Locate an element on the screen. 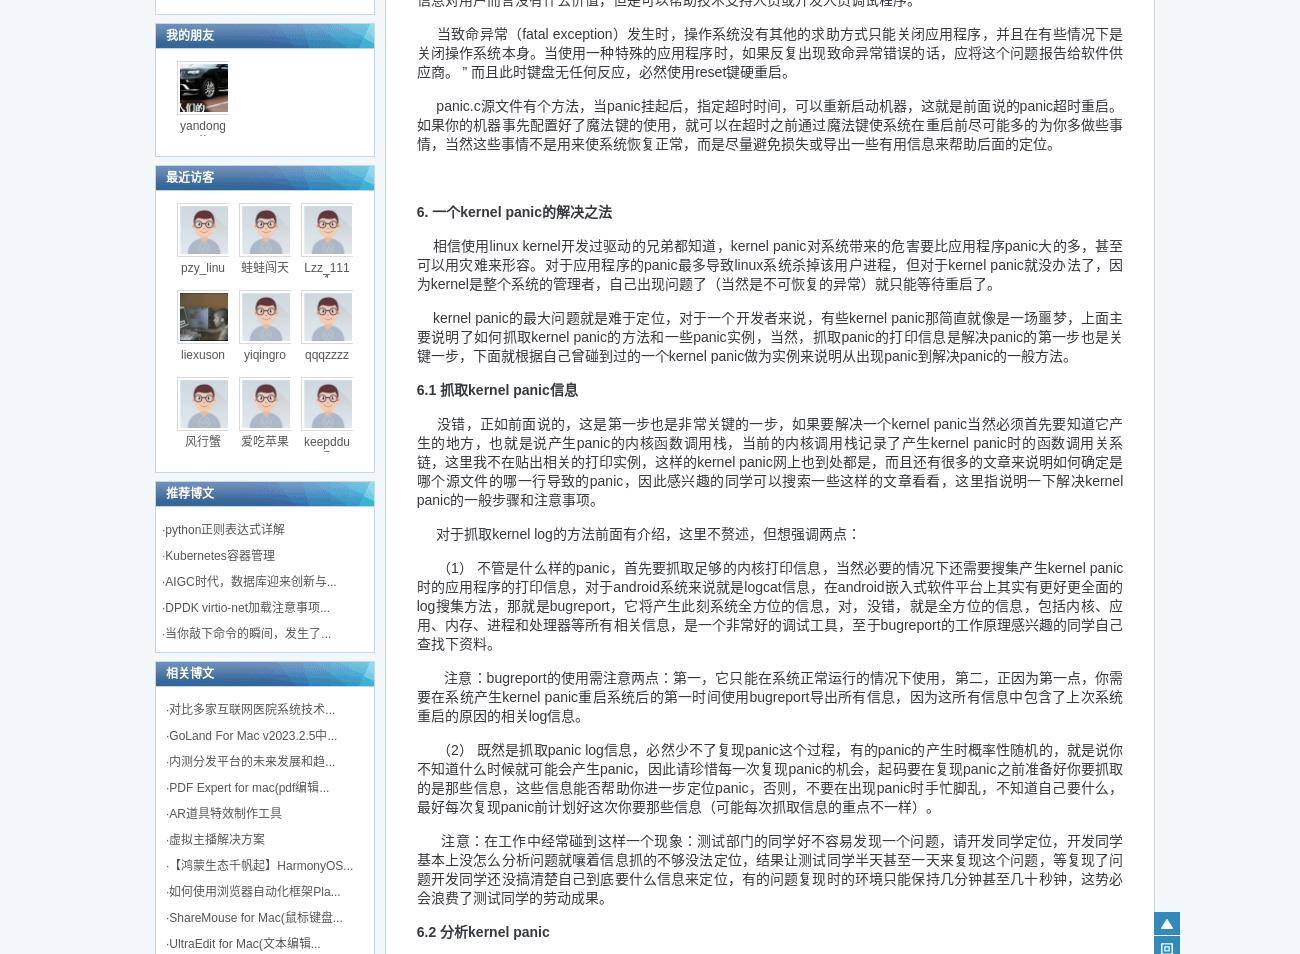 This screenshot has width=1300, height=954. 'panic.c源文件有个方法，当panic挂起后，指定超时时间，可以重新启动机器，这就是前面说的panic超时重启。如果你的机器事先配置好了魔法键的使用，就可以' is located at coordinates (768, 114).